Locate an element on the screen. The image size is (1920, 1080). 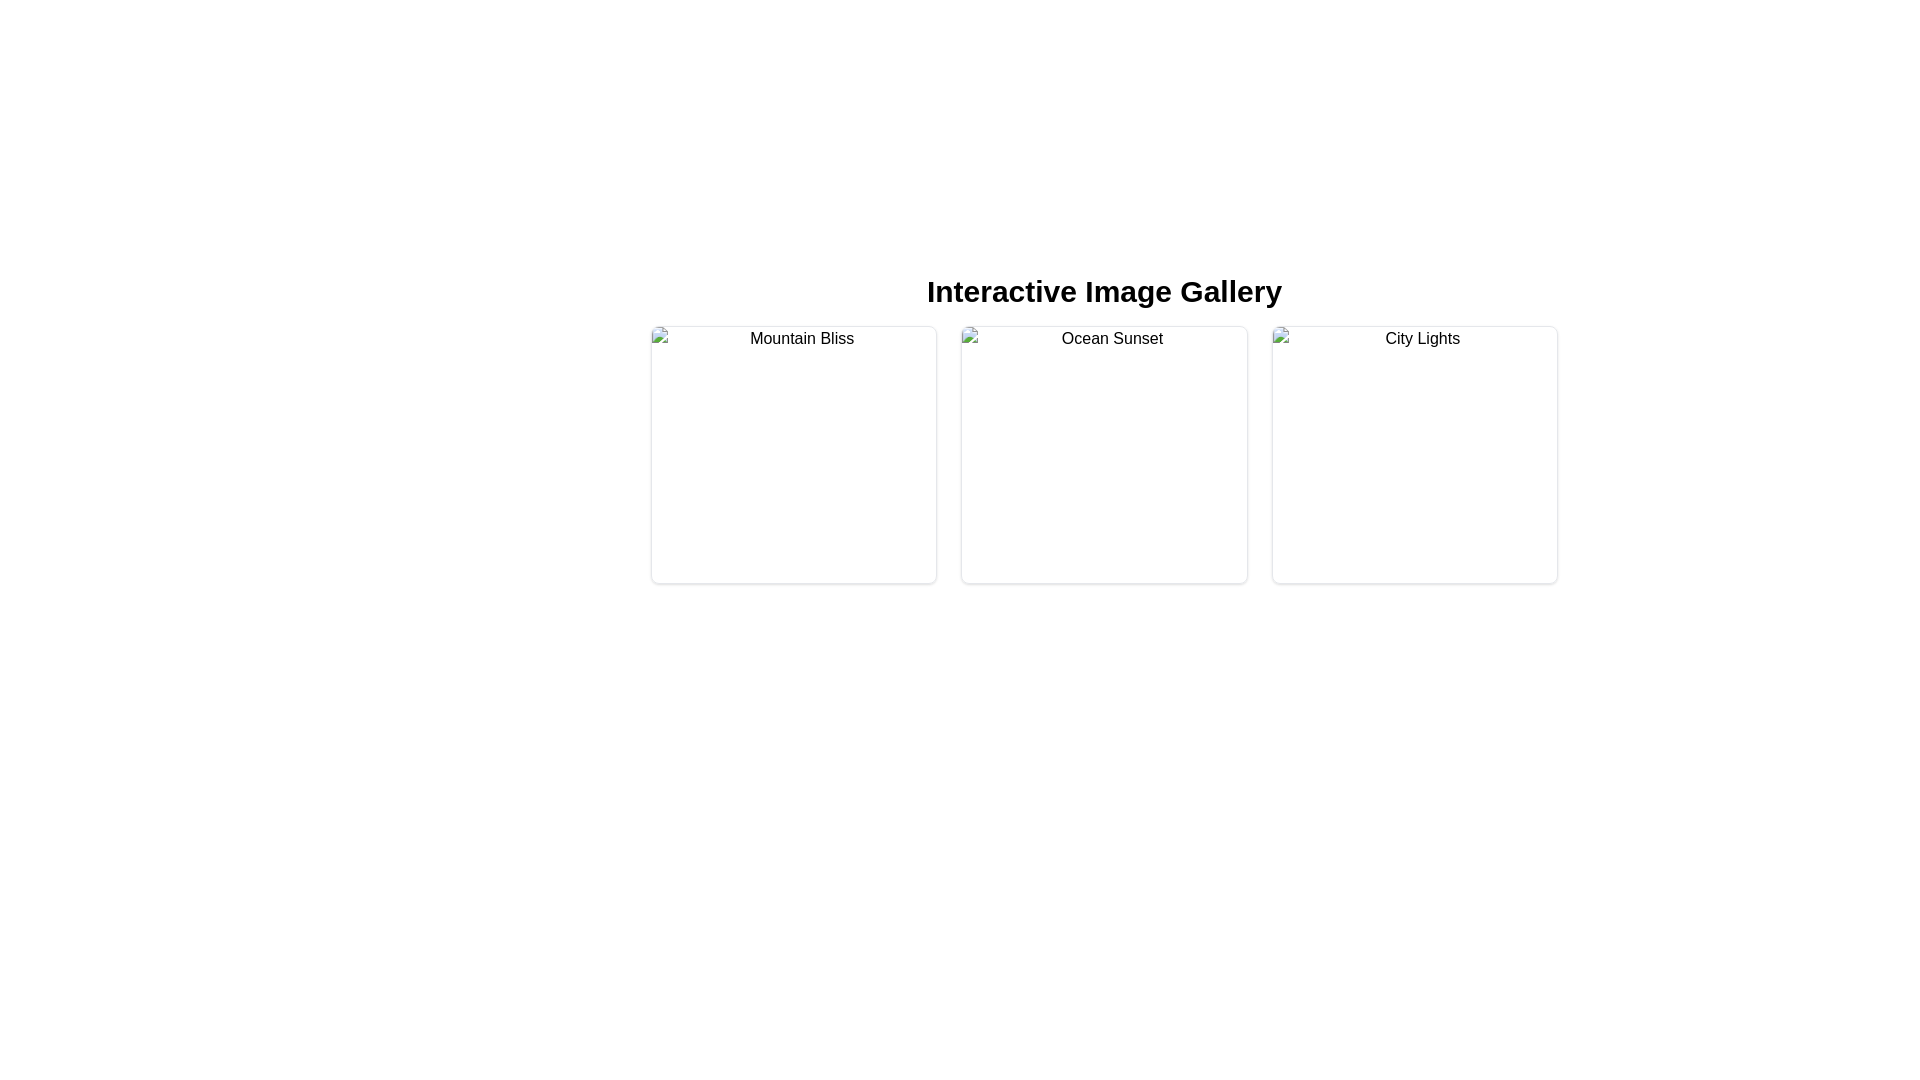
the first button in the row of interactive elements to change its color, which likely represents a 'like' or 'favorite' action is located at coordinates (1055, 473).